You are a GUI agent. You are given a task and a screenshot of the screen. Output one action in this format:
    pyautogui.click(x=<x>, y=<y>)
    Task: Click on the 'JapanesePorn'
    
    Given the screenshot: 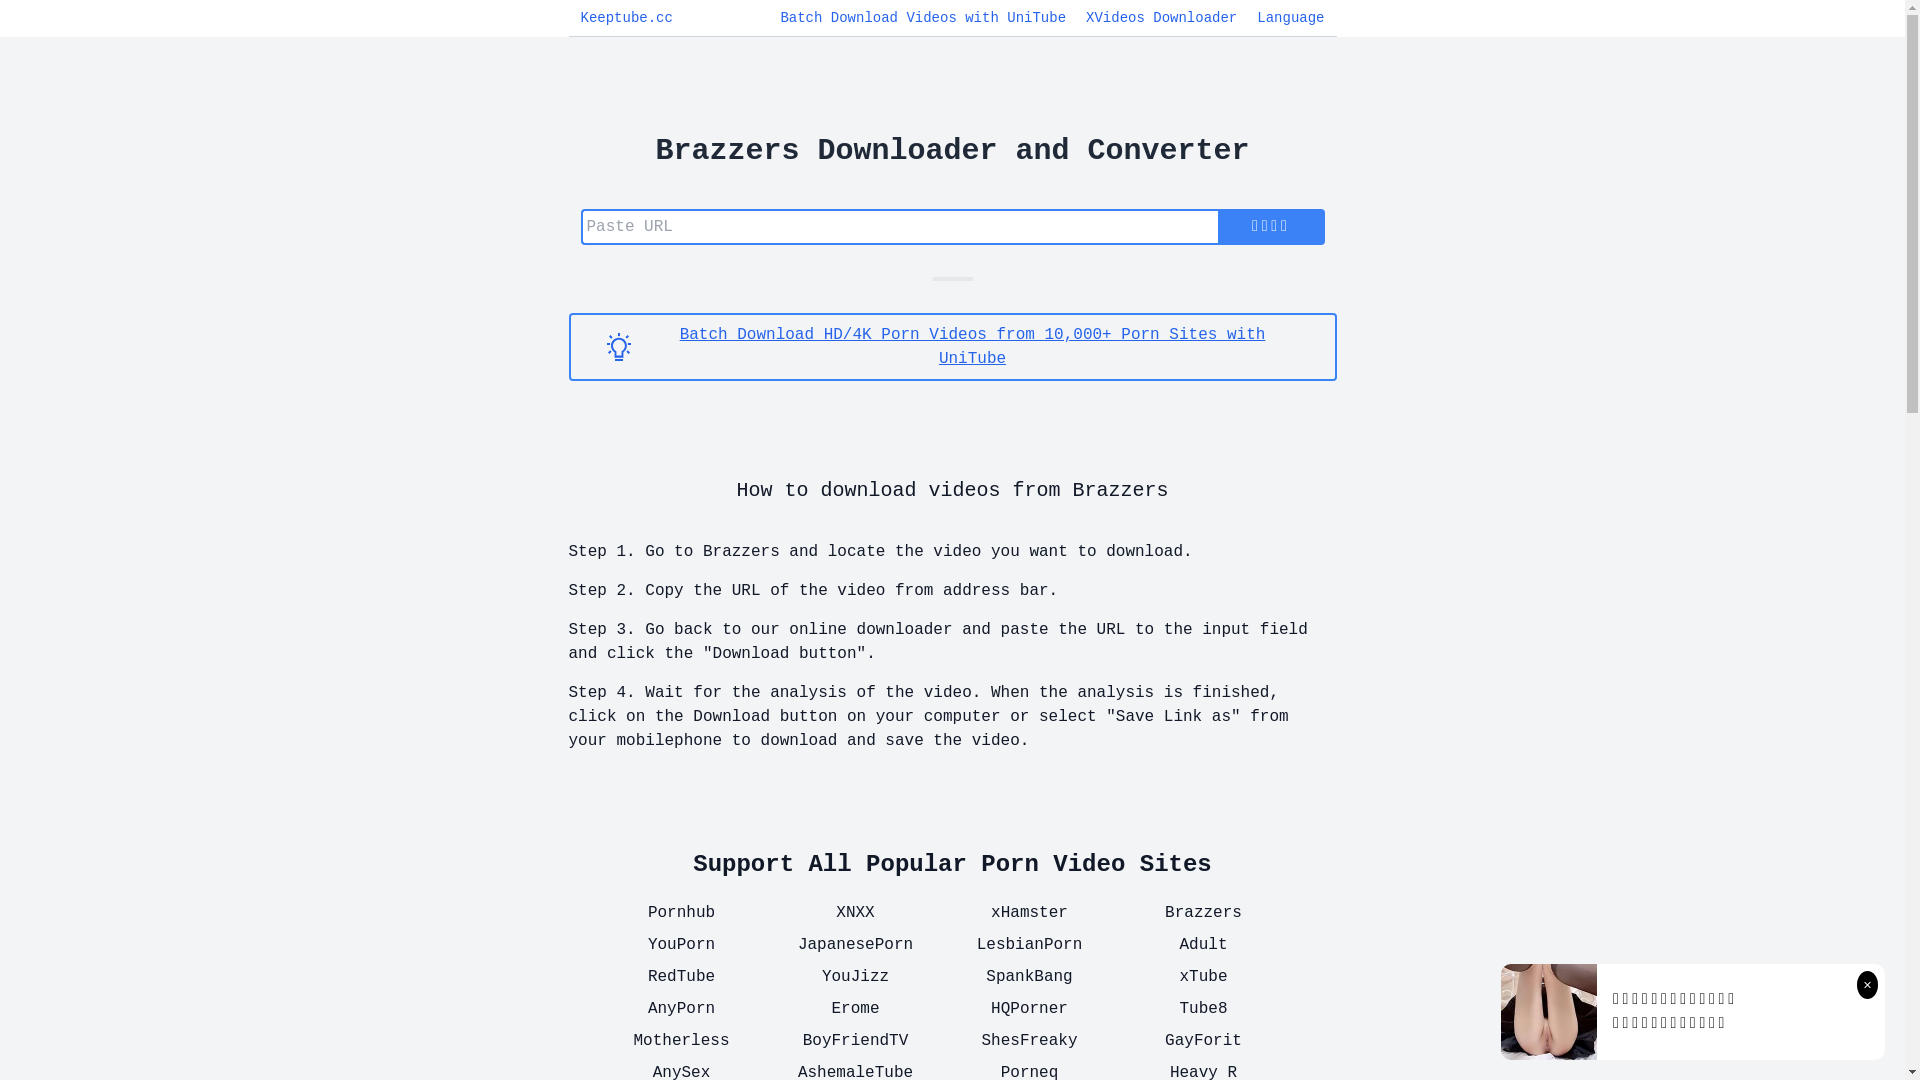 What is the action you would take?
    pyautogui.click(x=854, y=945)
    